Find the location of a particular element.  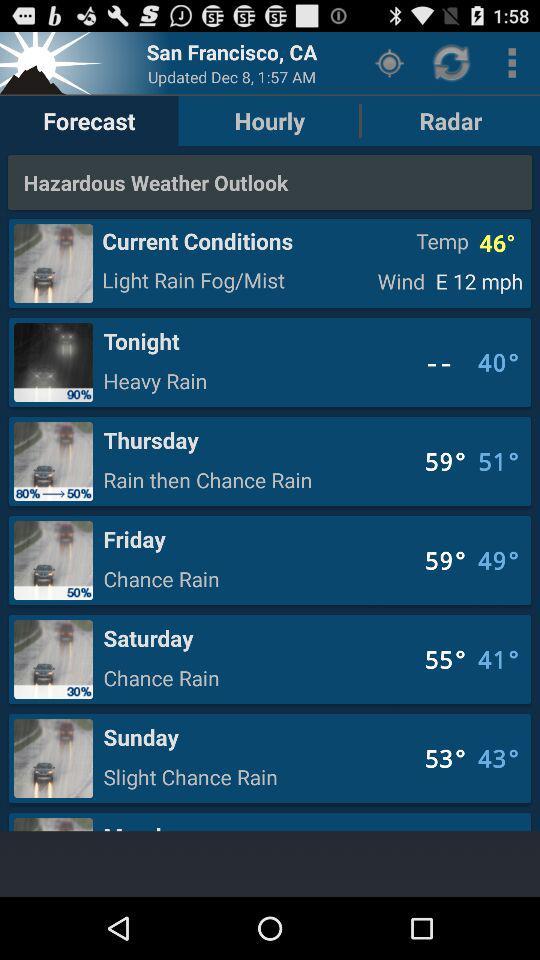

the item next to the hourly item is located at coordinates (88, 120).